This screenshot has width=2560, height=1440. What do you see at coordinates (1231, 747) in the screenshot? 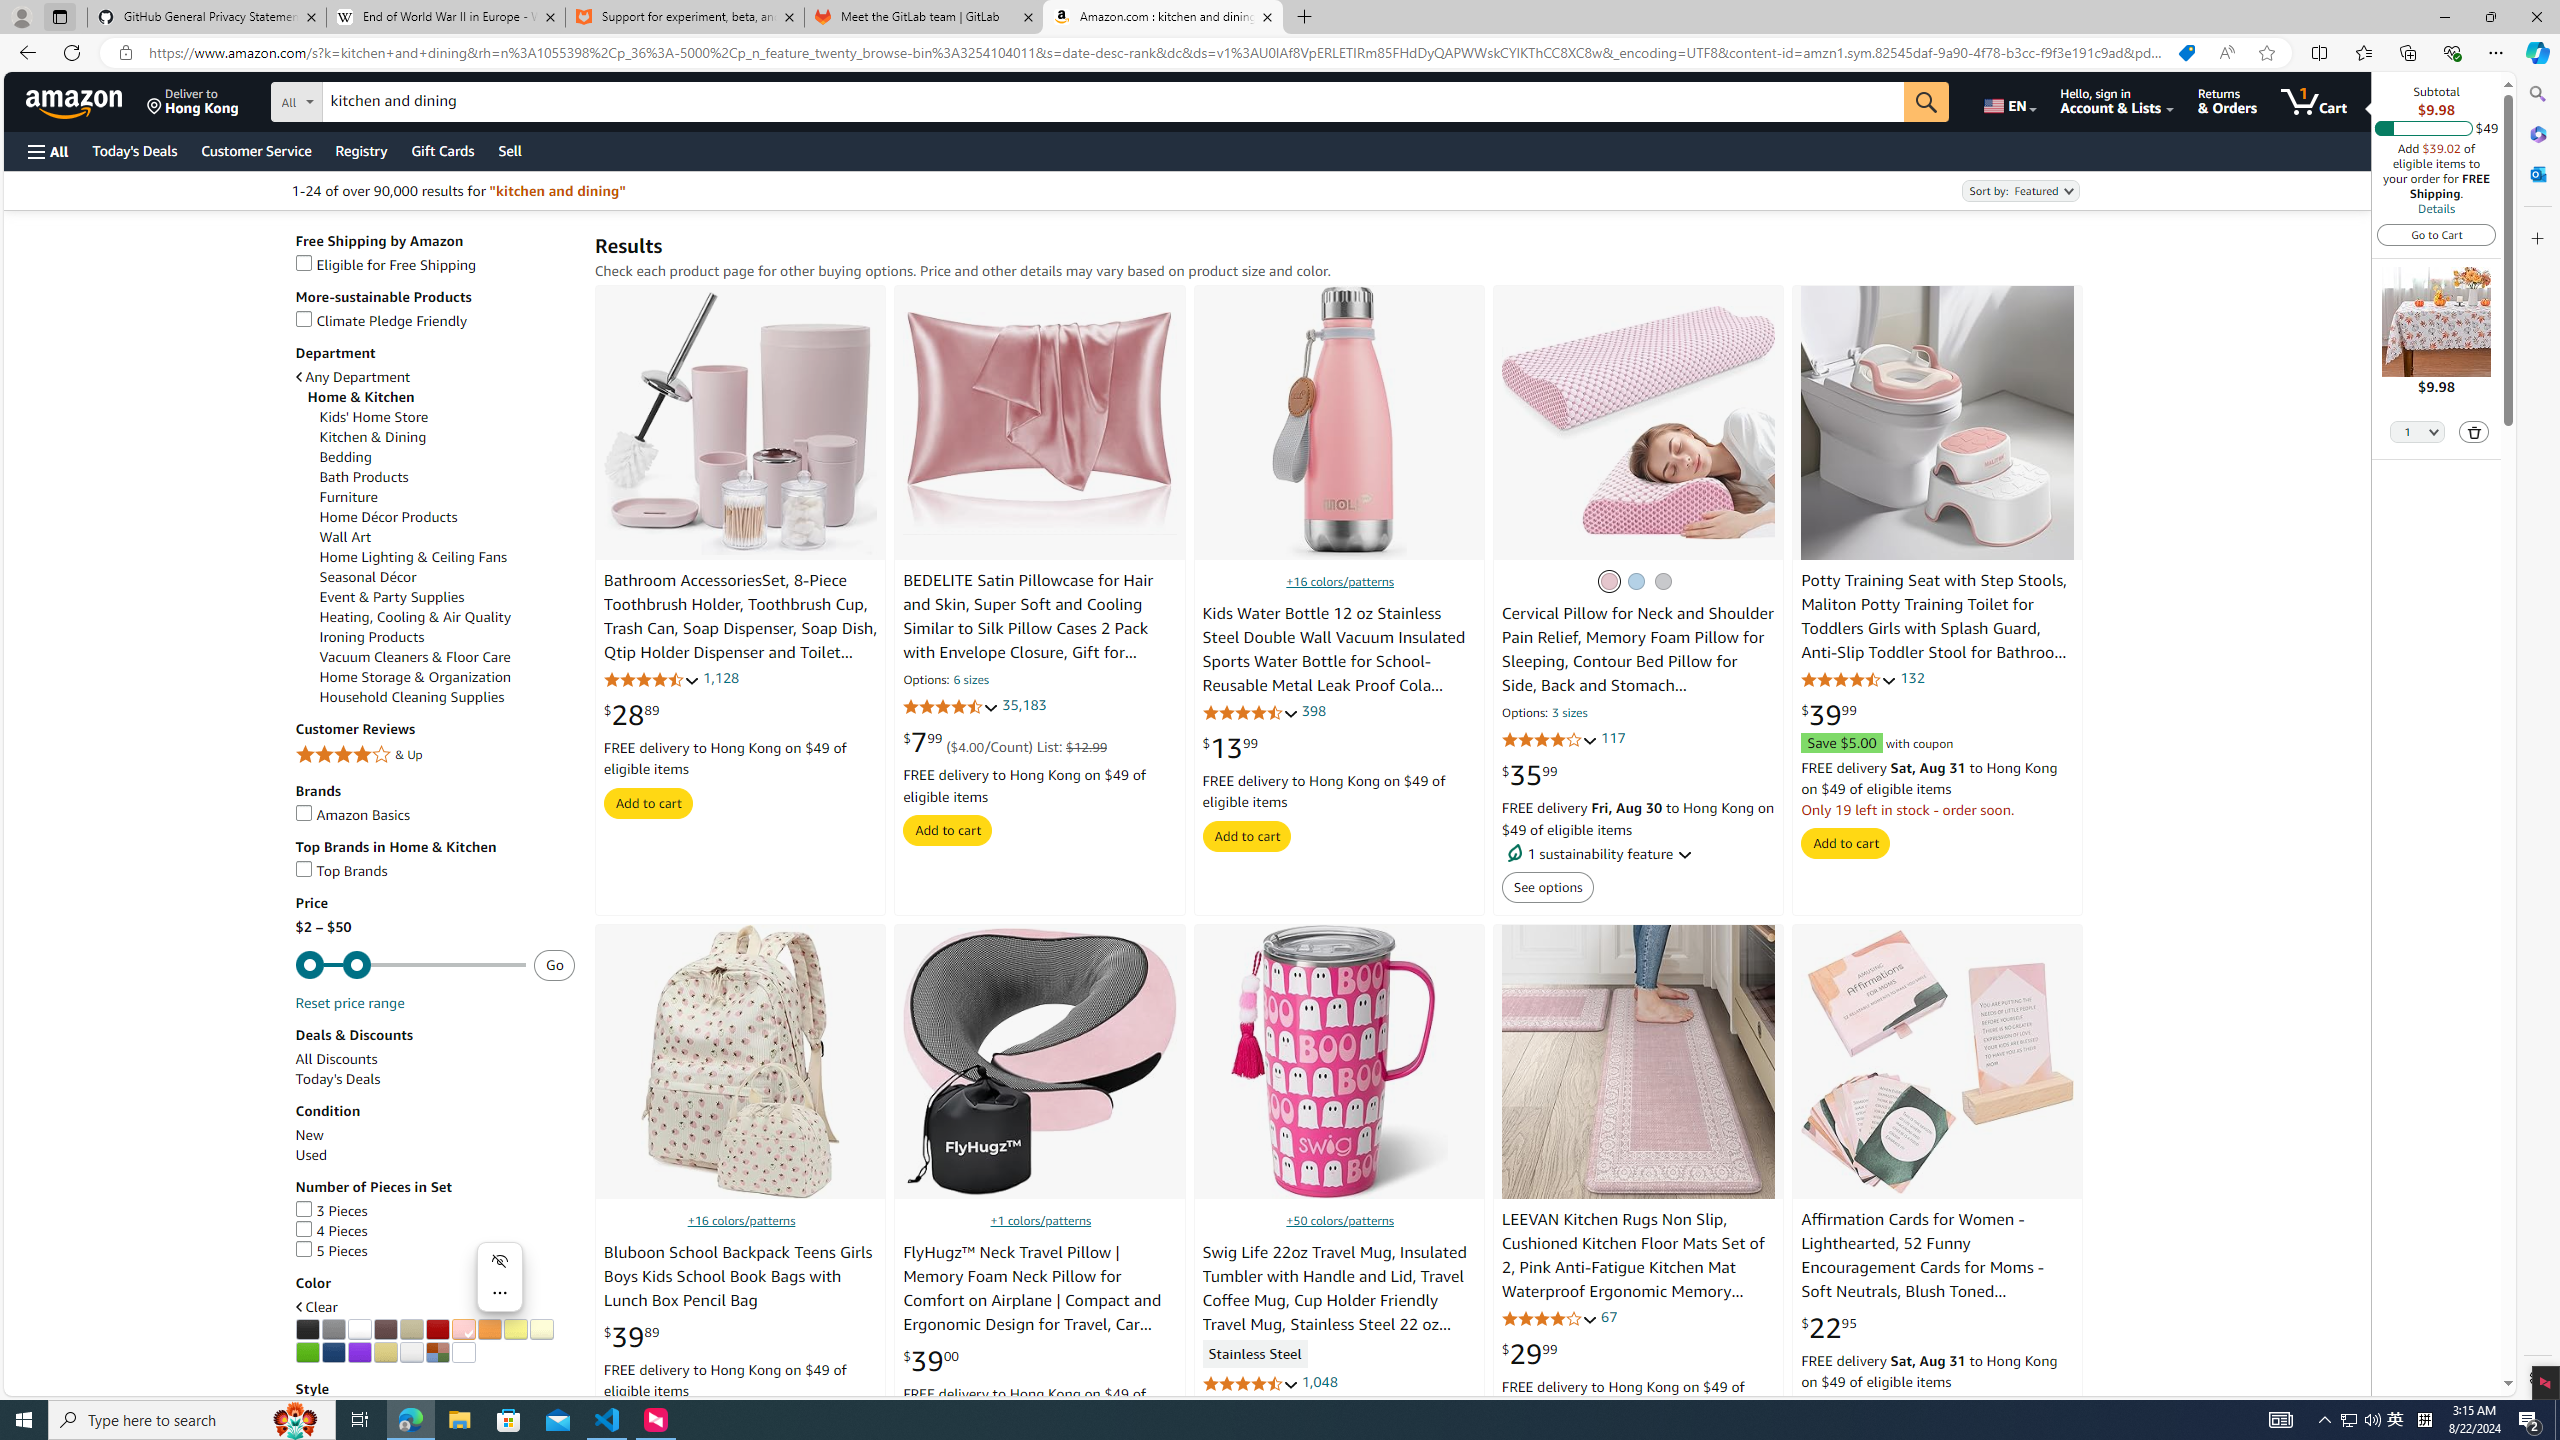
I see `'$13.99'` at bounding box center [1231, 747].